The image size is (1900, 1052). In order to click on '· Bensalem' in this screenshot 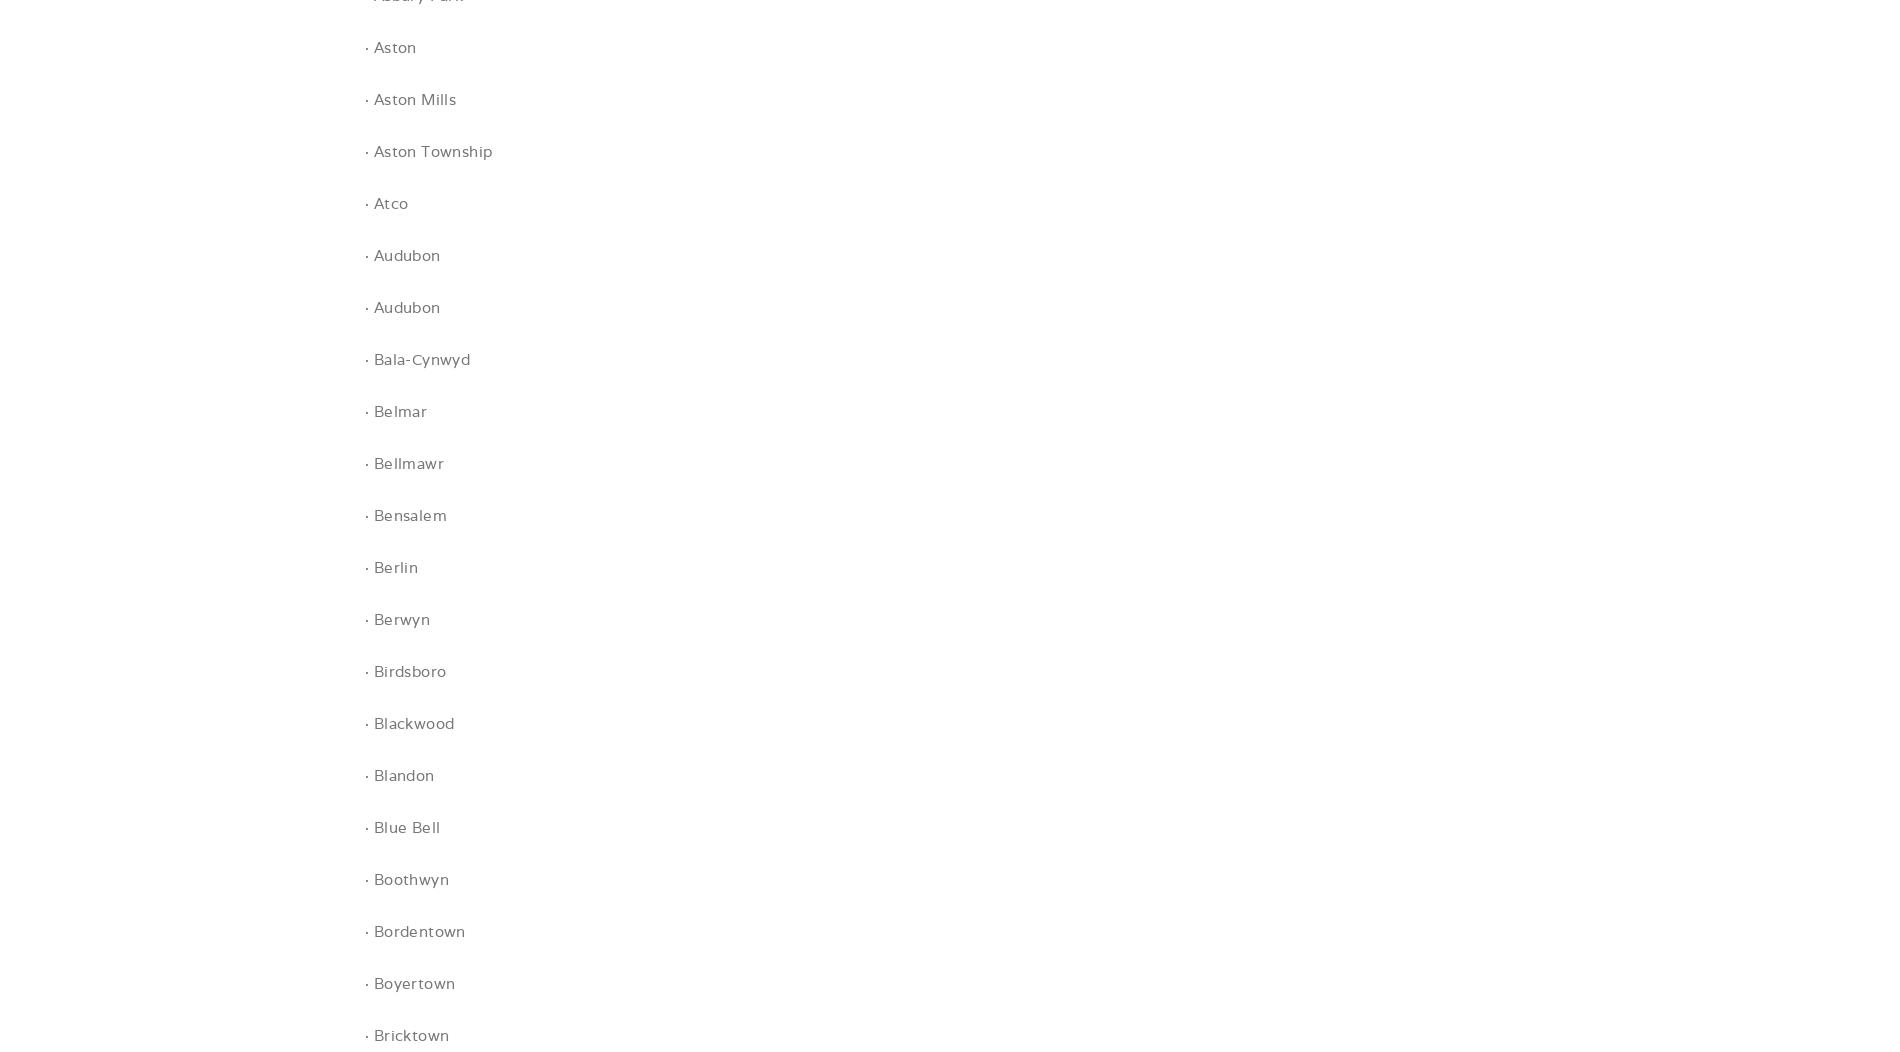, I will do `click(363, 514)`.